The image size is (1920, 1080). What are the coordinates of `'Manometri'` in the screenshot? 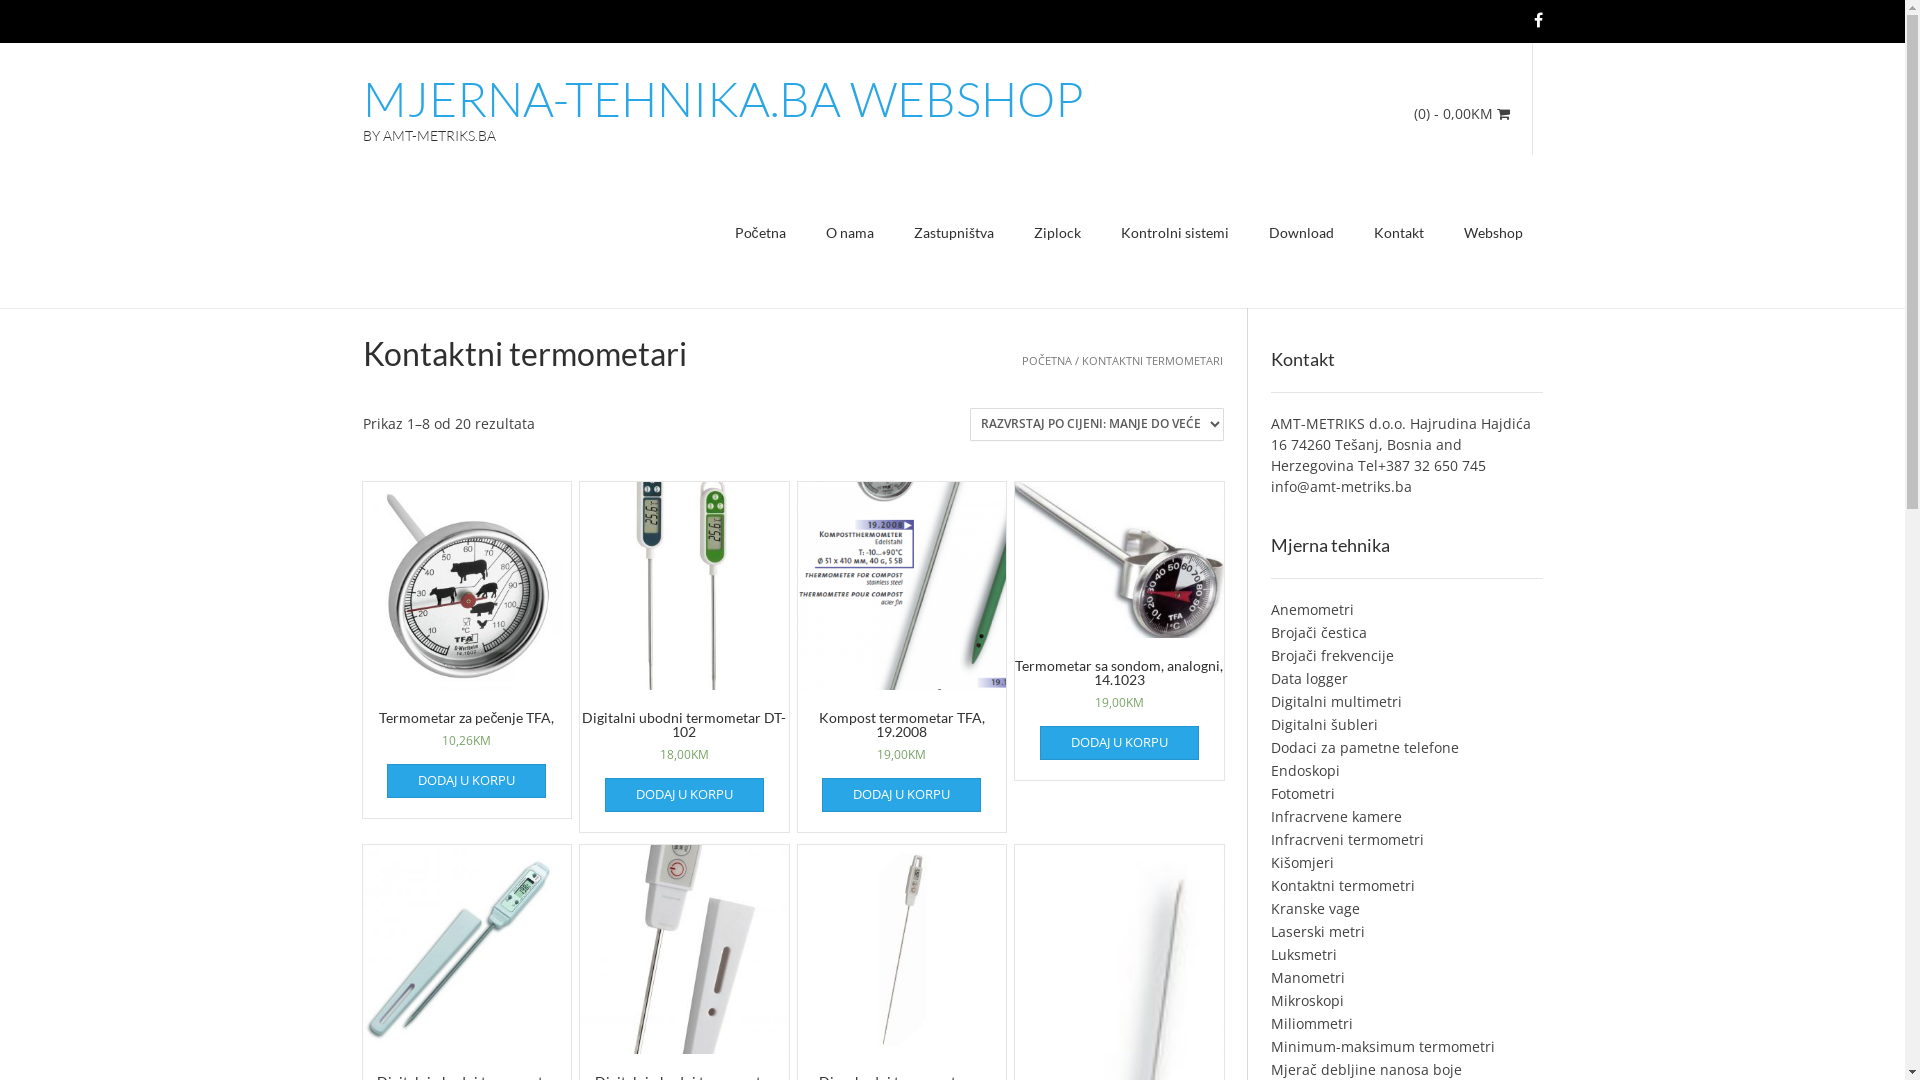 It's located at (1308, 976).